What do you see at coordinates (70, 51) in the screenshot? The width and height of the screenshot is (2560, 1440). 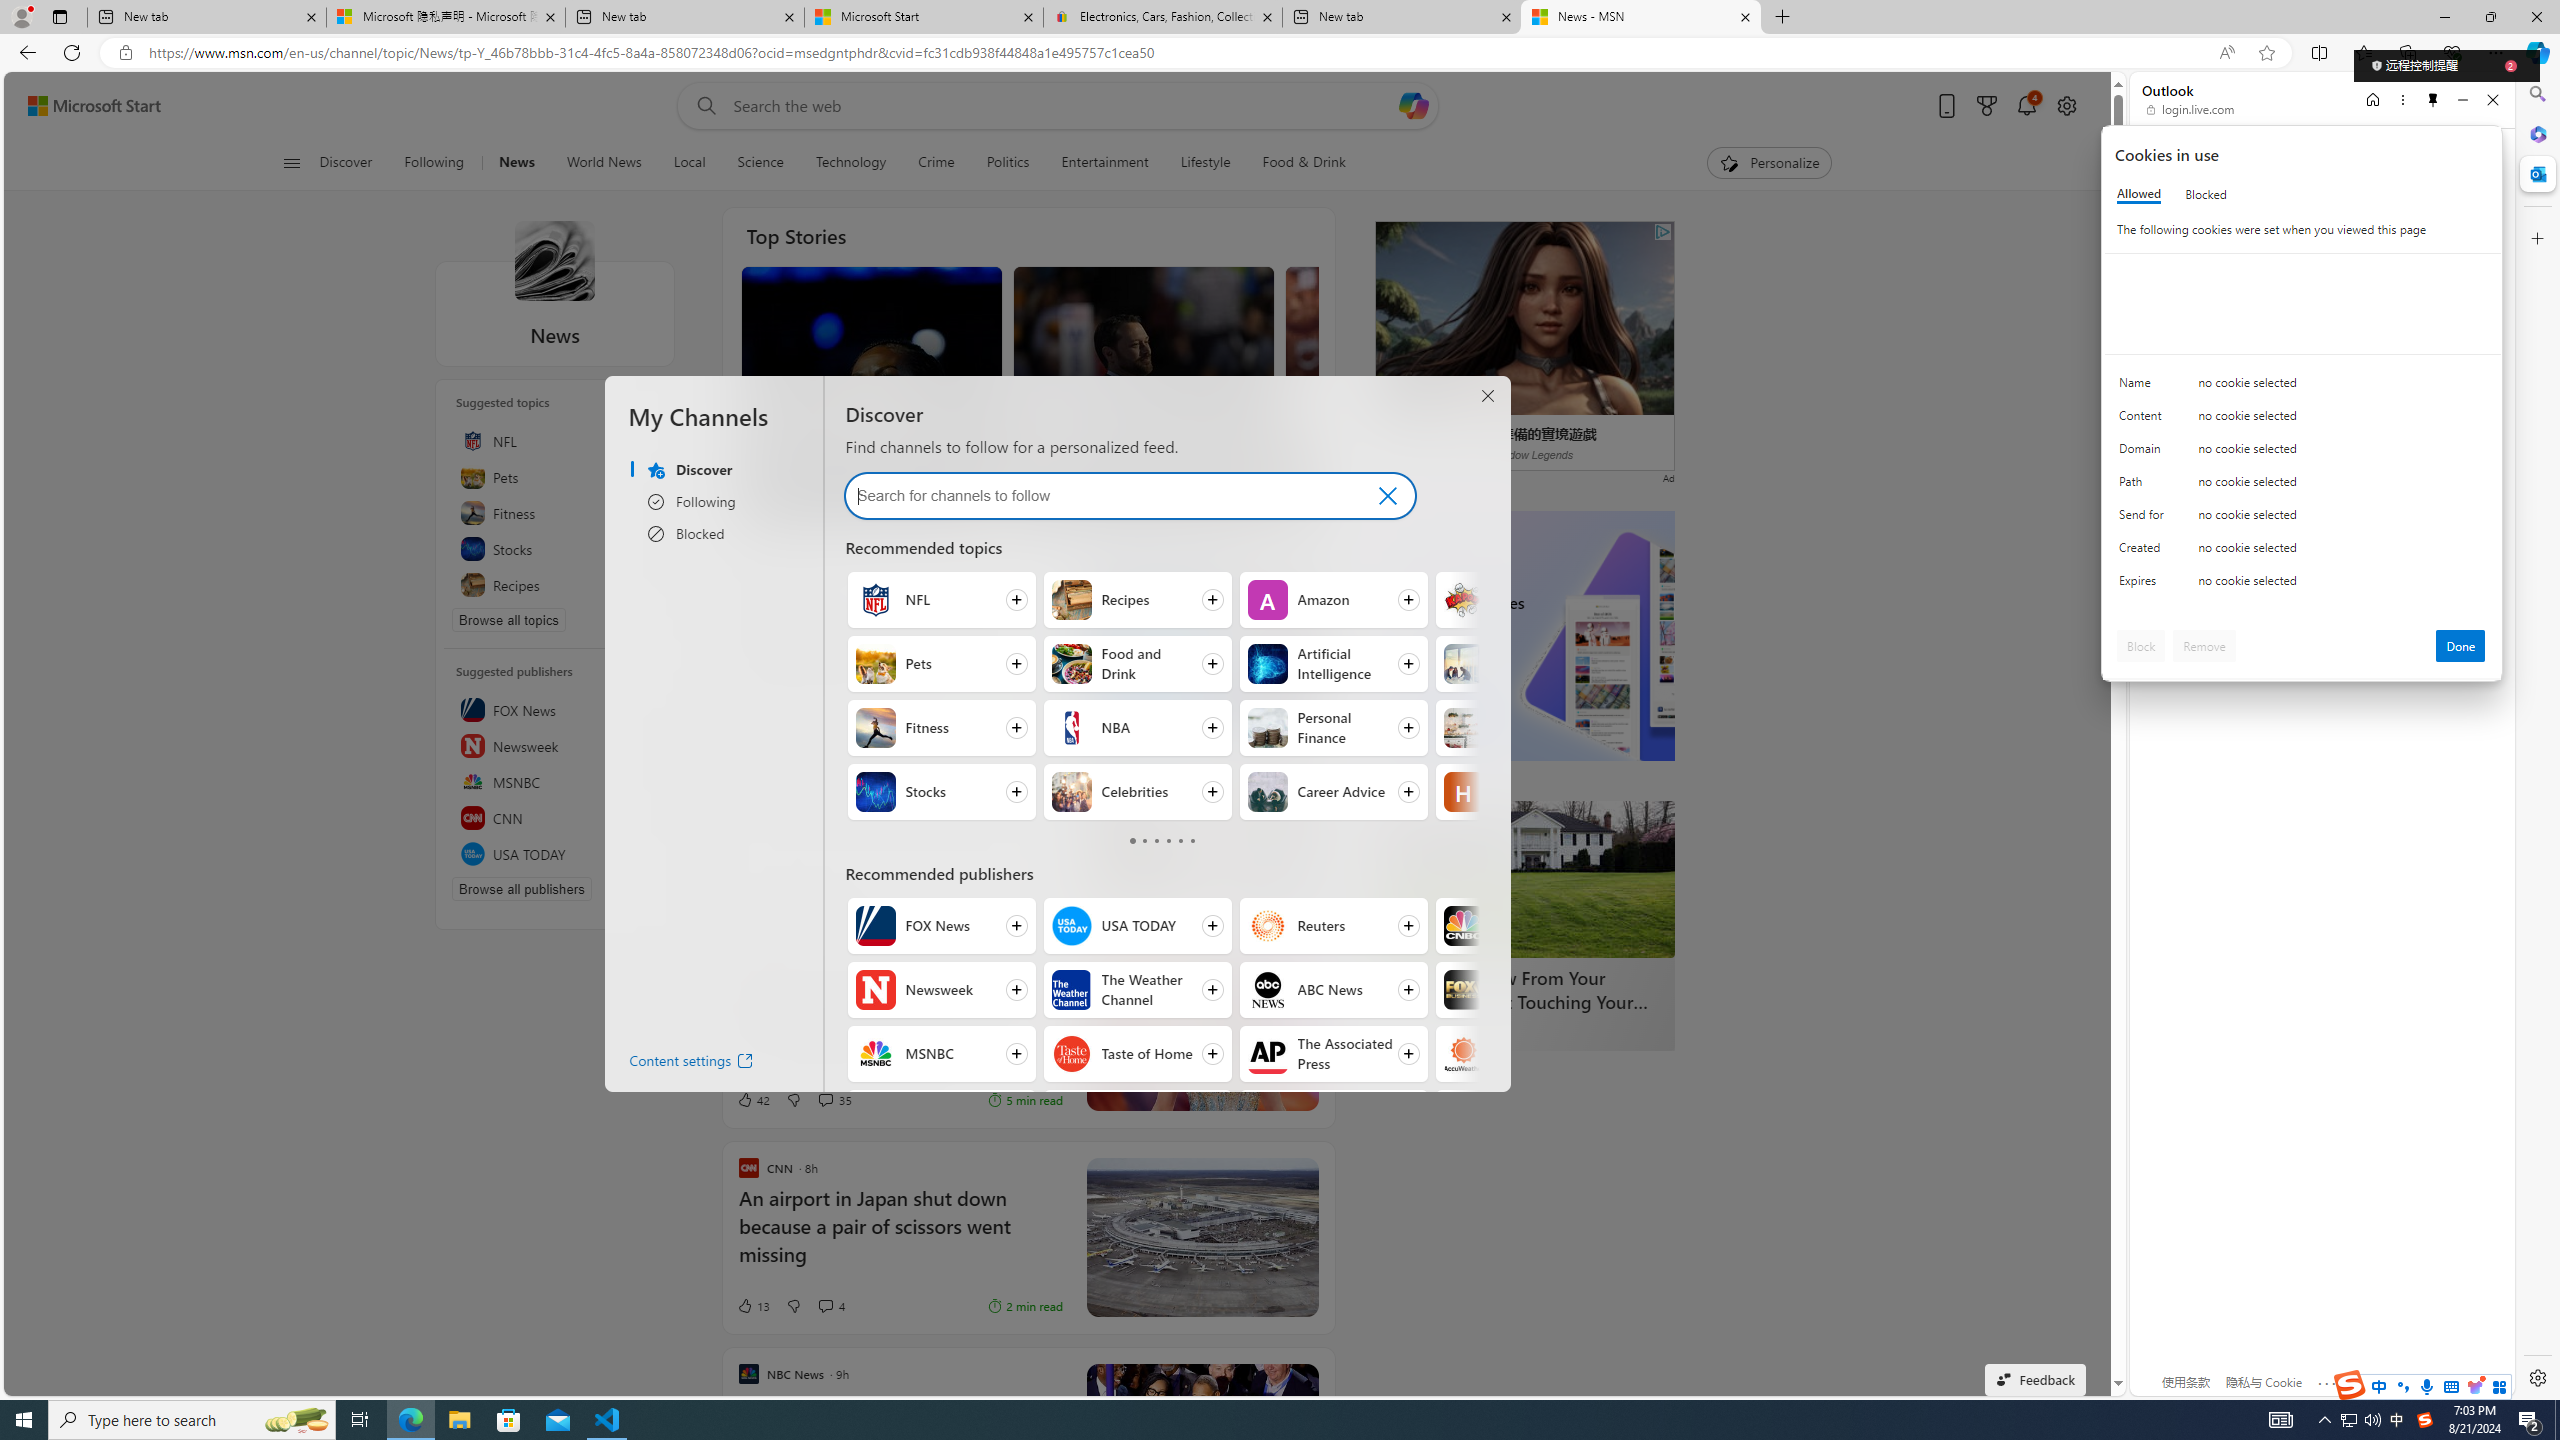 I see `'Refresh'` at bounding box center [70, 51].